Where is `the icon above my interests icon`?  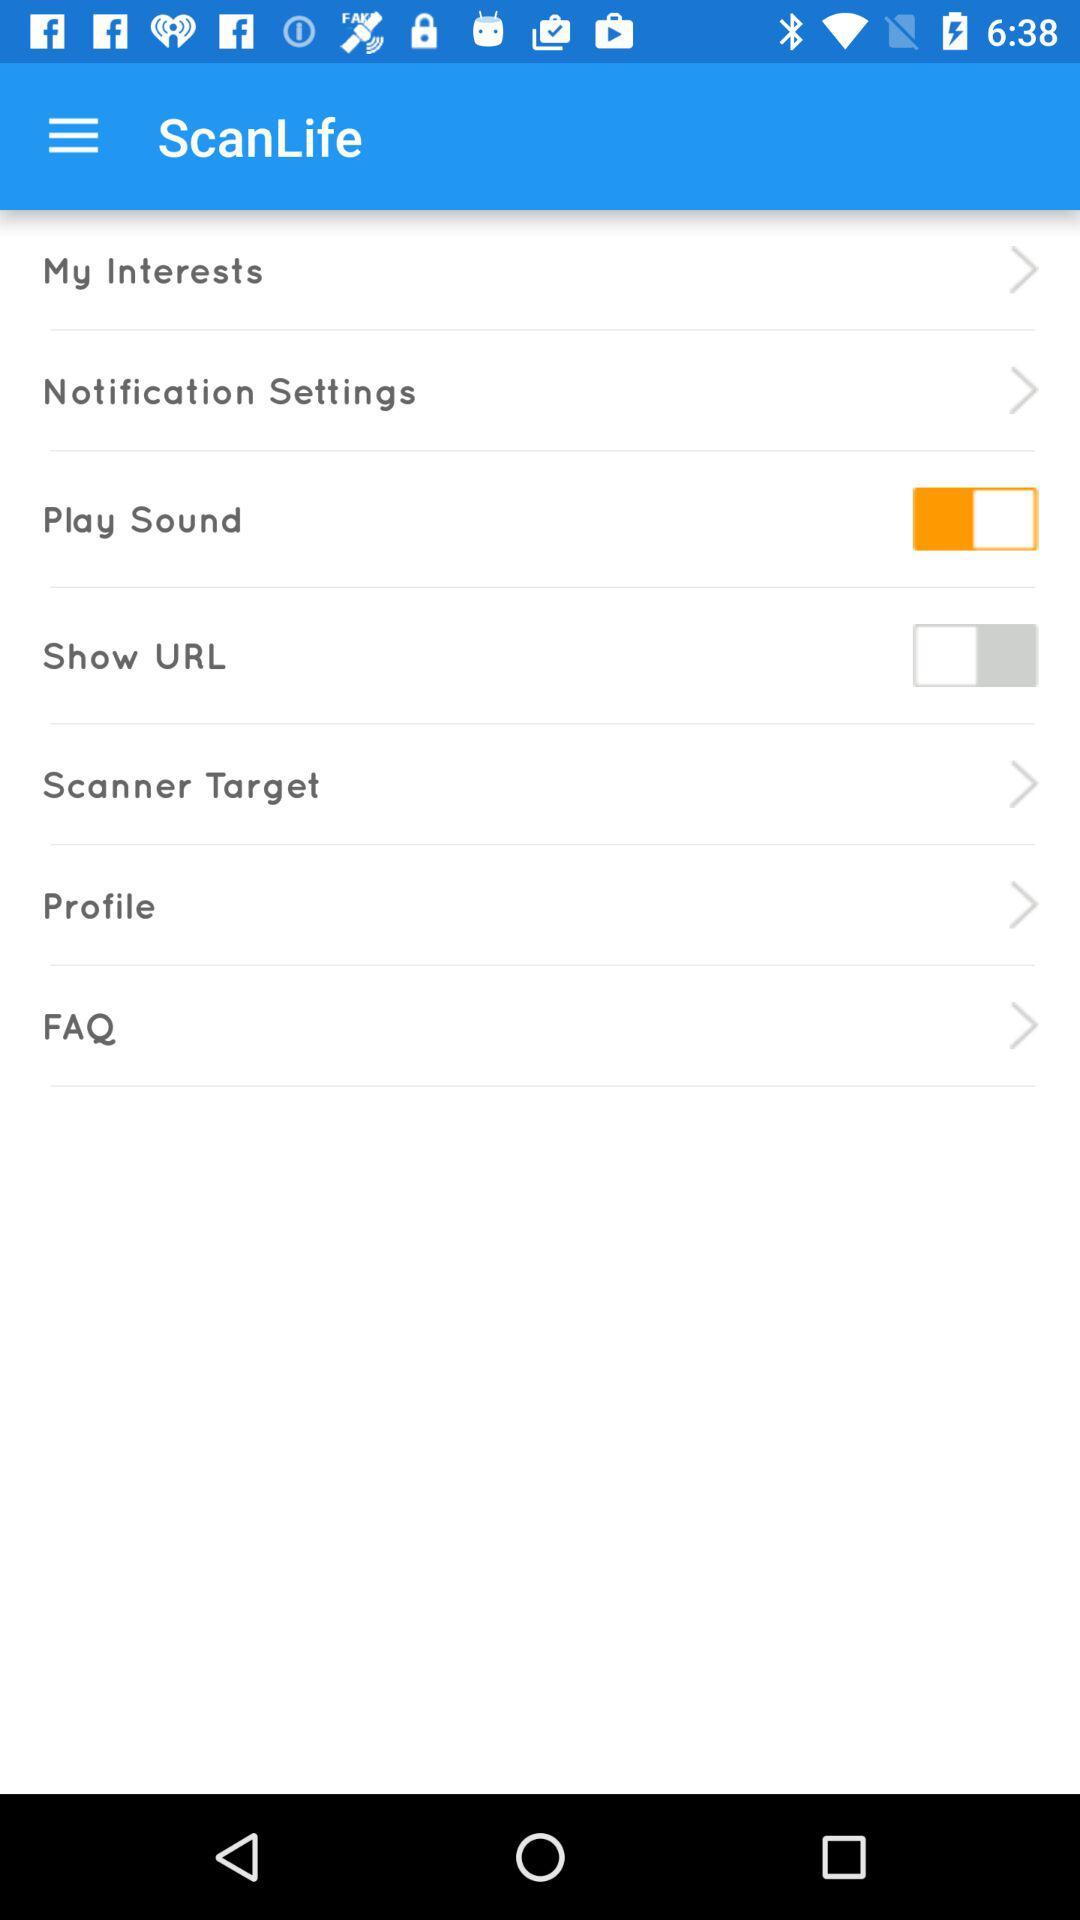 the icon above my interests icon is located at coordinates (72, 135).